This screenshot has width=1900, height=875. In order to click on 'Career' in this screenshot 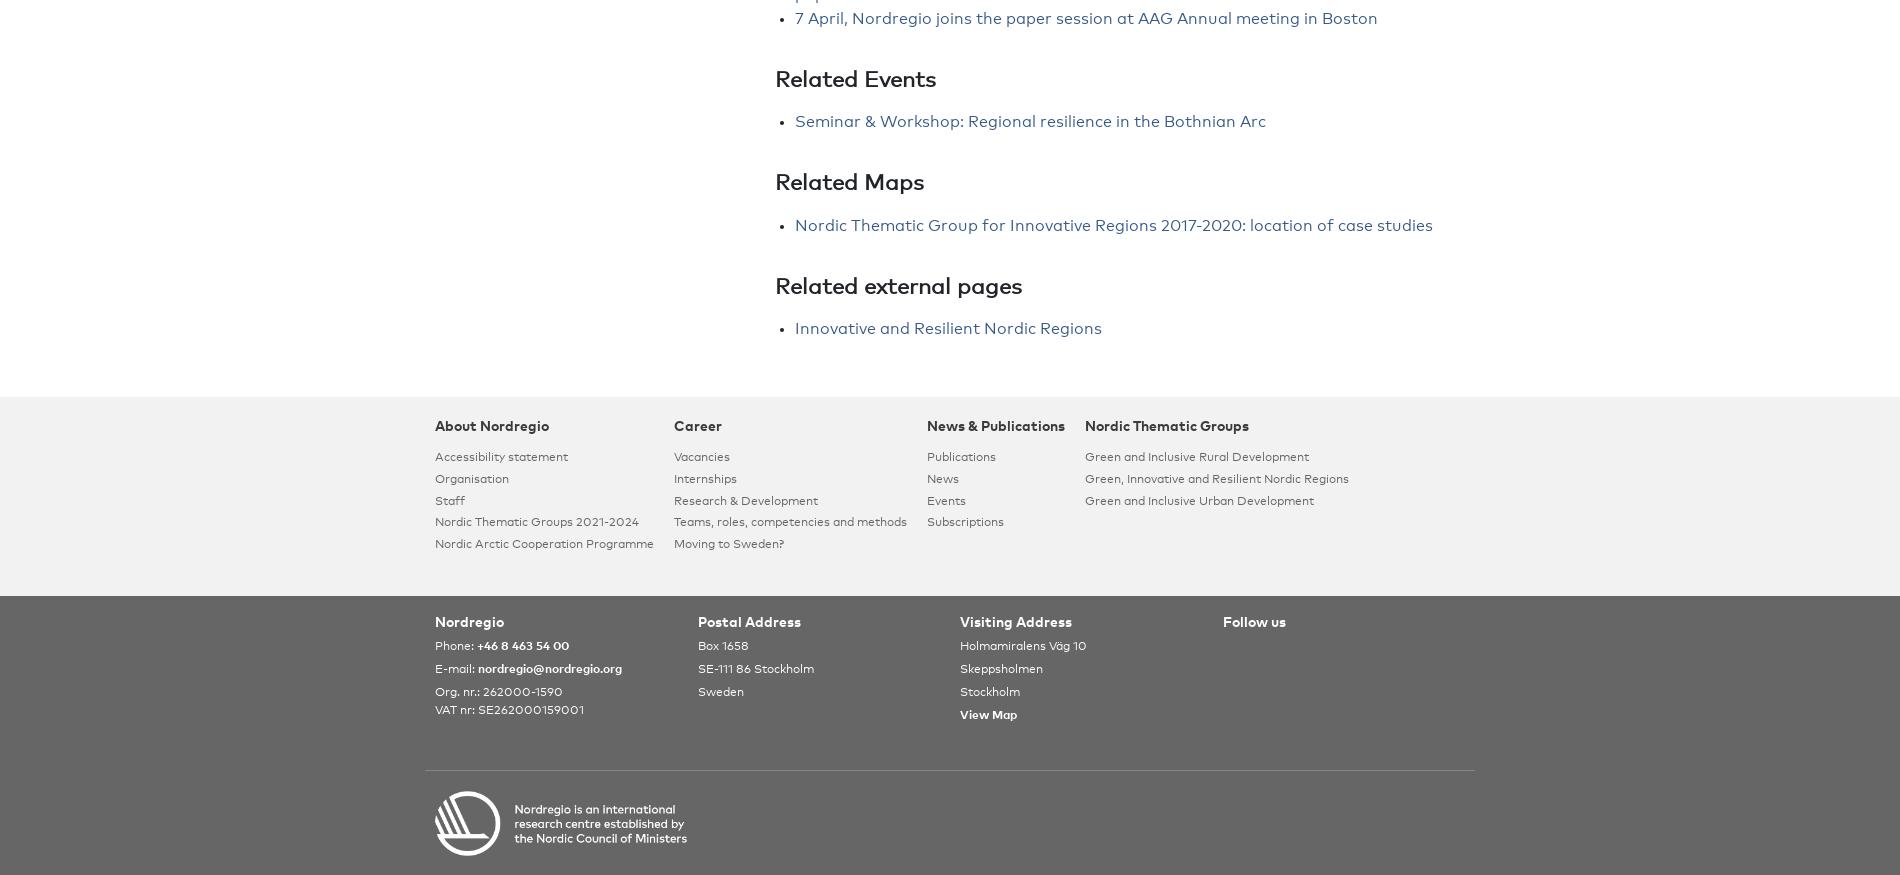, I will do `click(673, 426)`.